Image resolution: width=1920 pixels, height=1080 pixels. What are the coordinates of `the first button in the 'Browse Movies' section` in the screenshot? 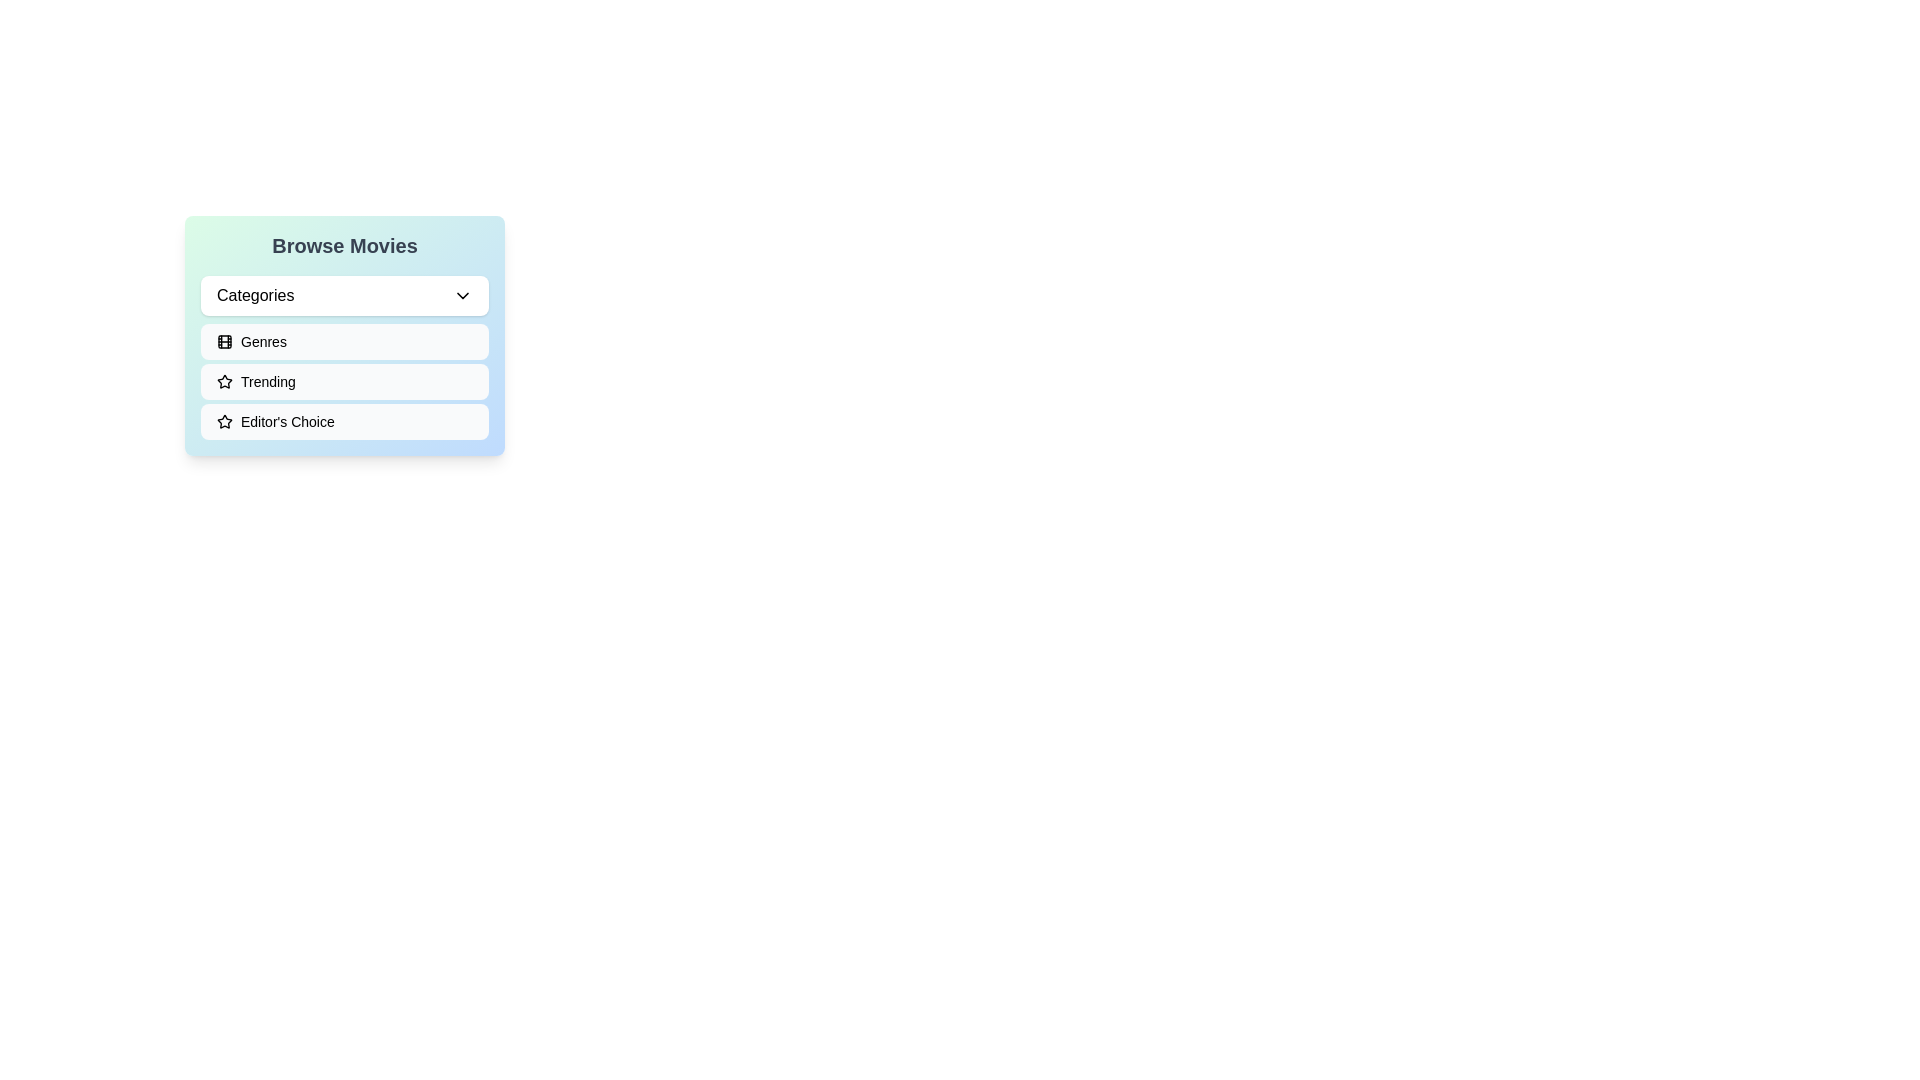 It's located at (345, 341).